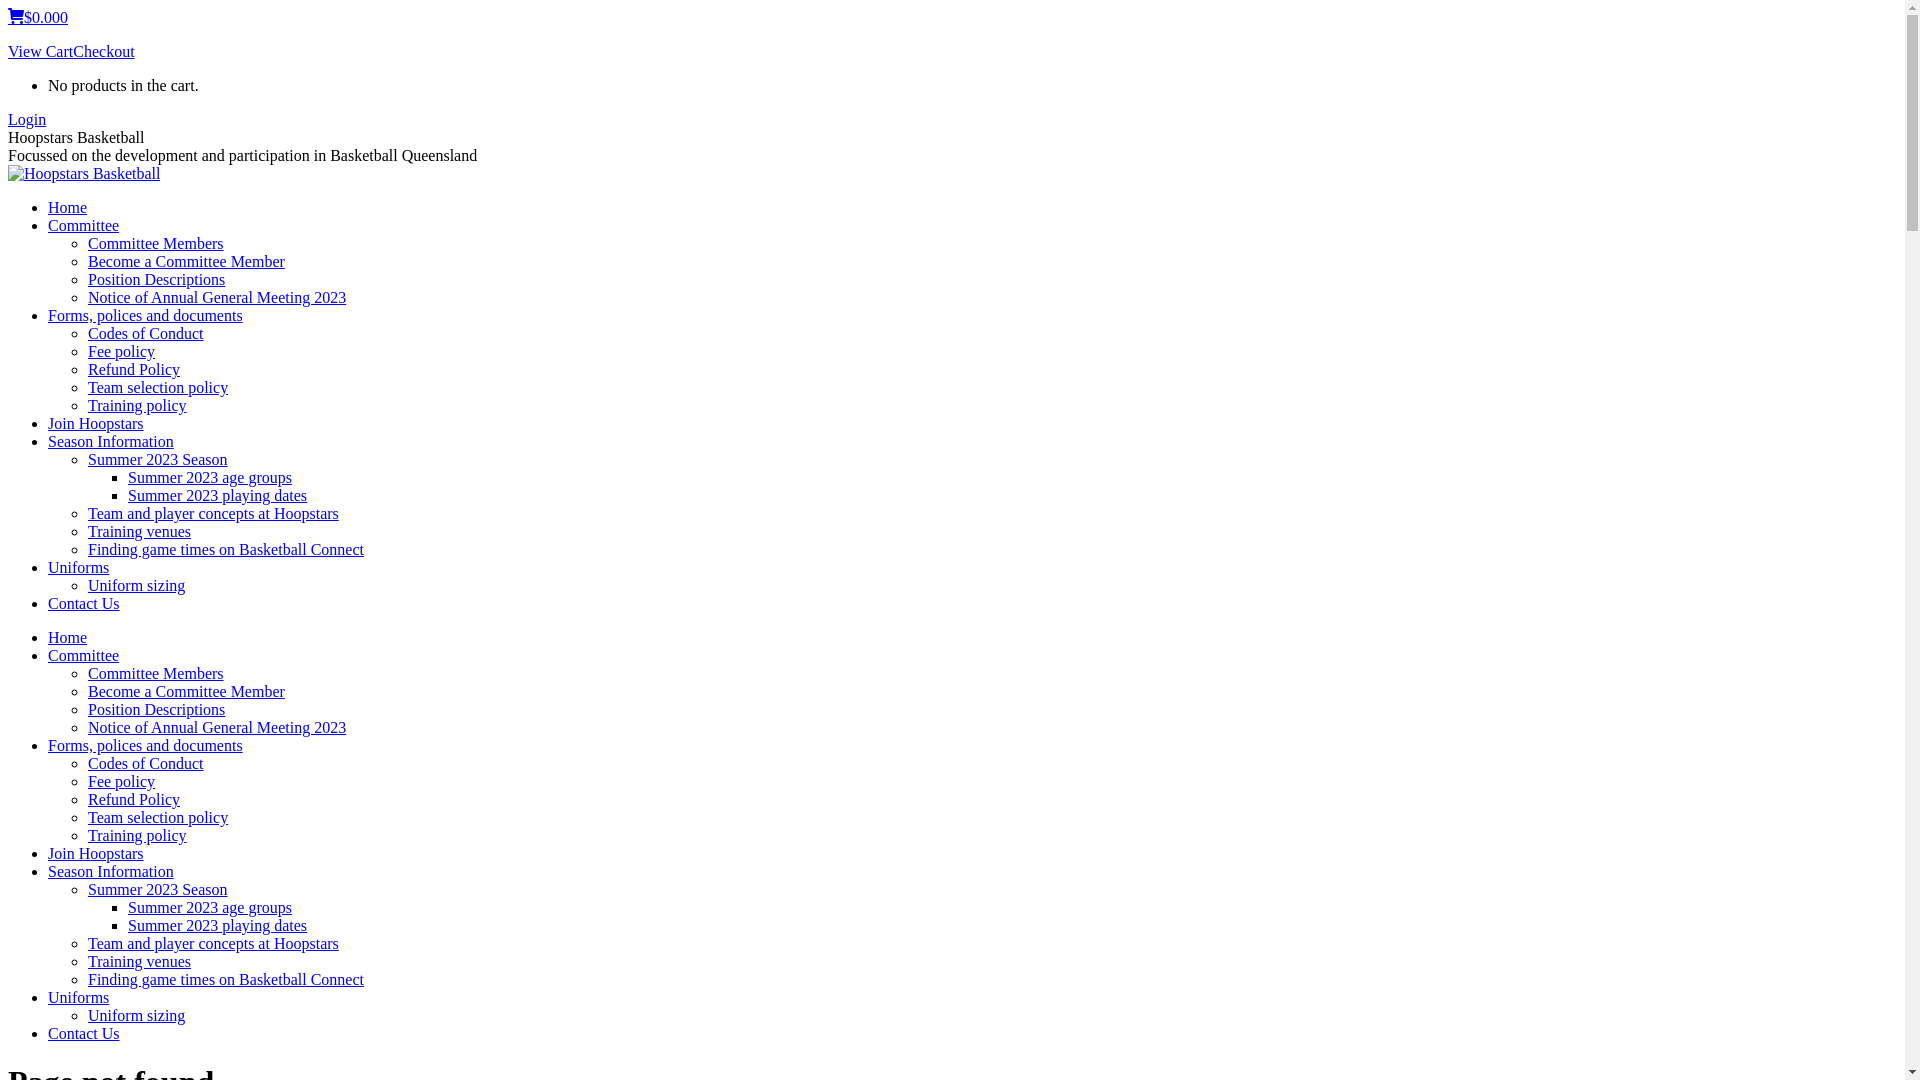  Describe the element at coordinates (82, 225) in the screenshot. I see `'Committee'` at that location.